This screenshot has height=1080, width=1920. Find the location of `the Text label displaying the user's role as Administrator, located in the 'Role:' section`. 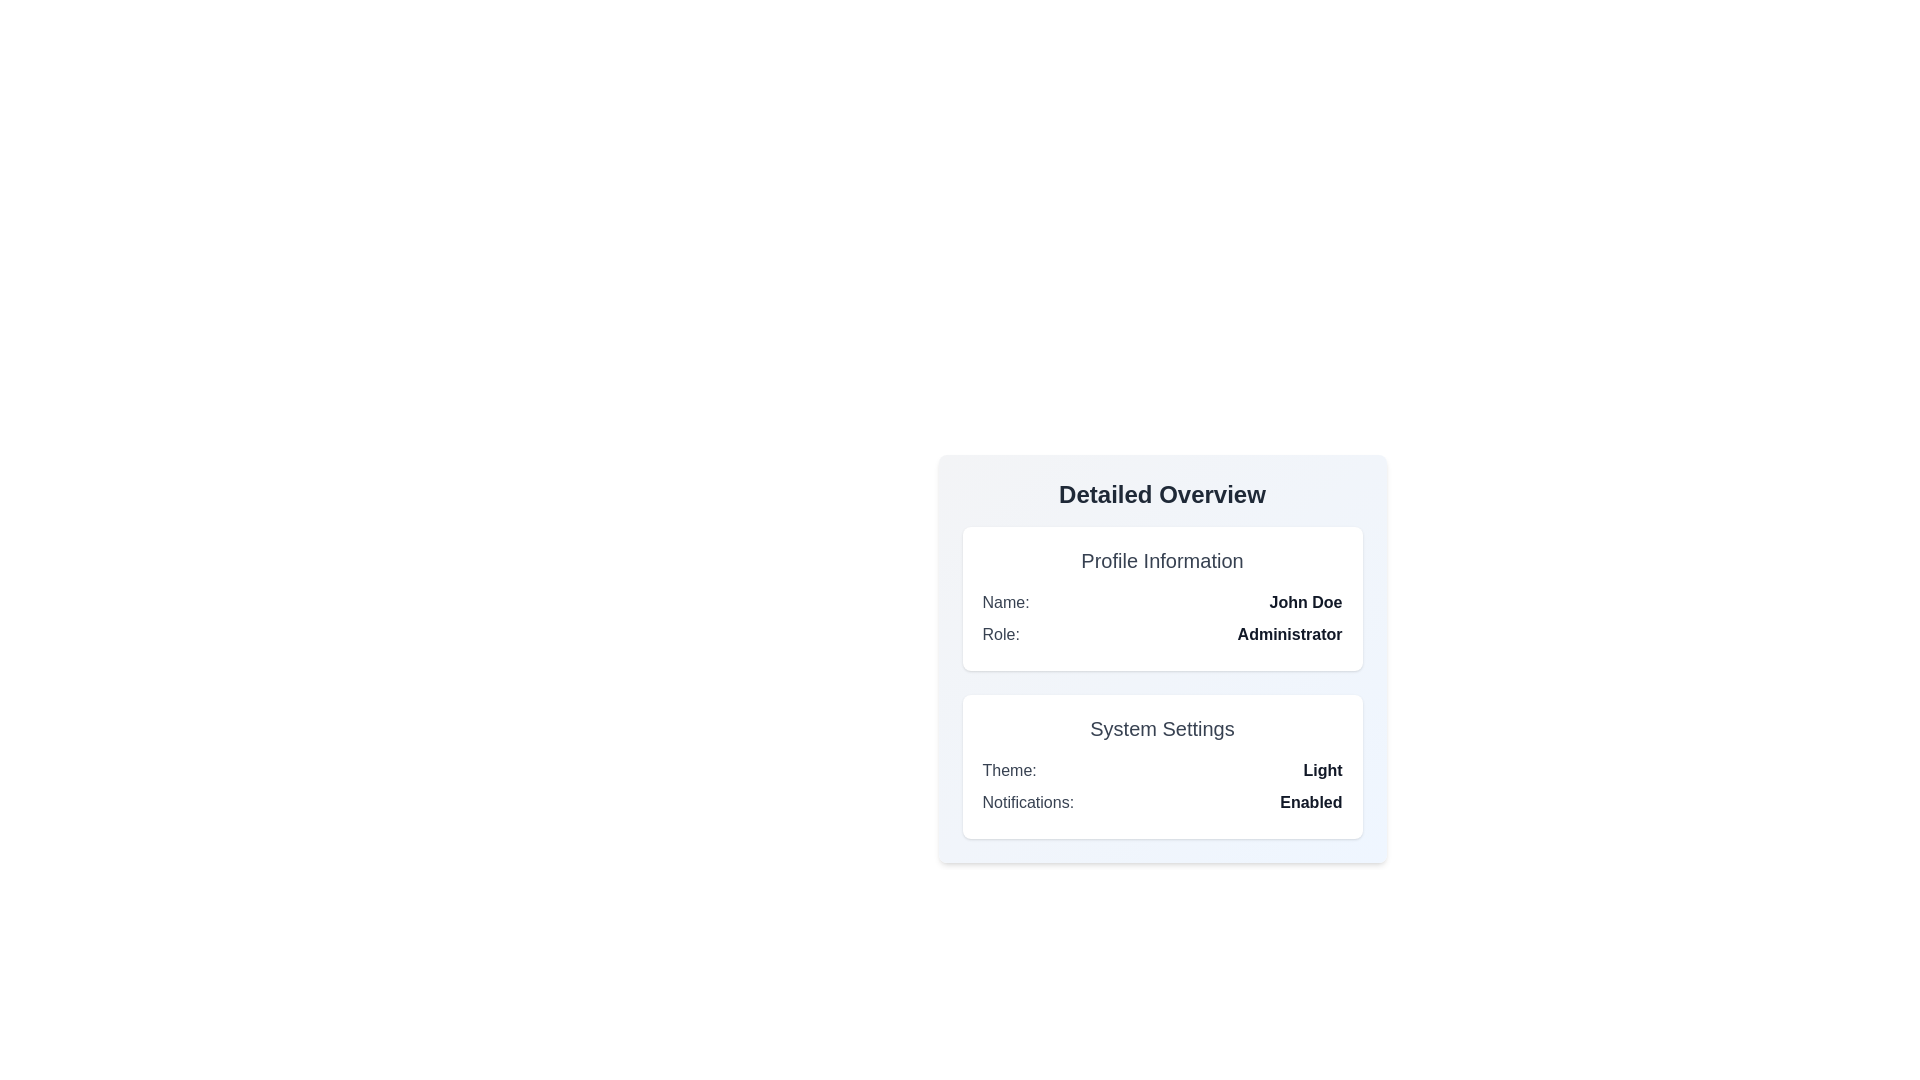

the Text label displaying the user's role as Administrator, located in the 'Role:' section is located at coordinates (1290, 635).